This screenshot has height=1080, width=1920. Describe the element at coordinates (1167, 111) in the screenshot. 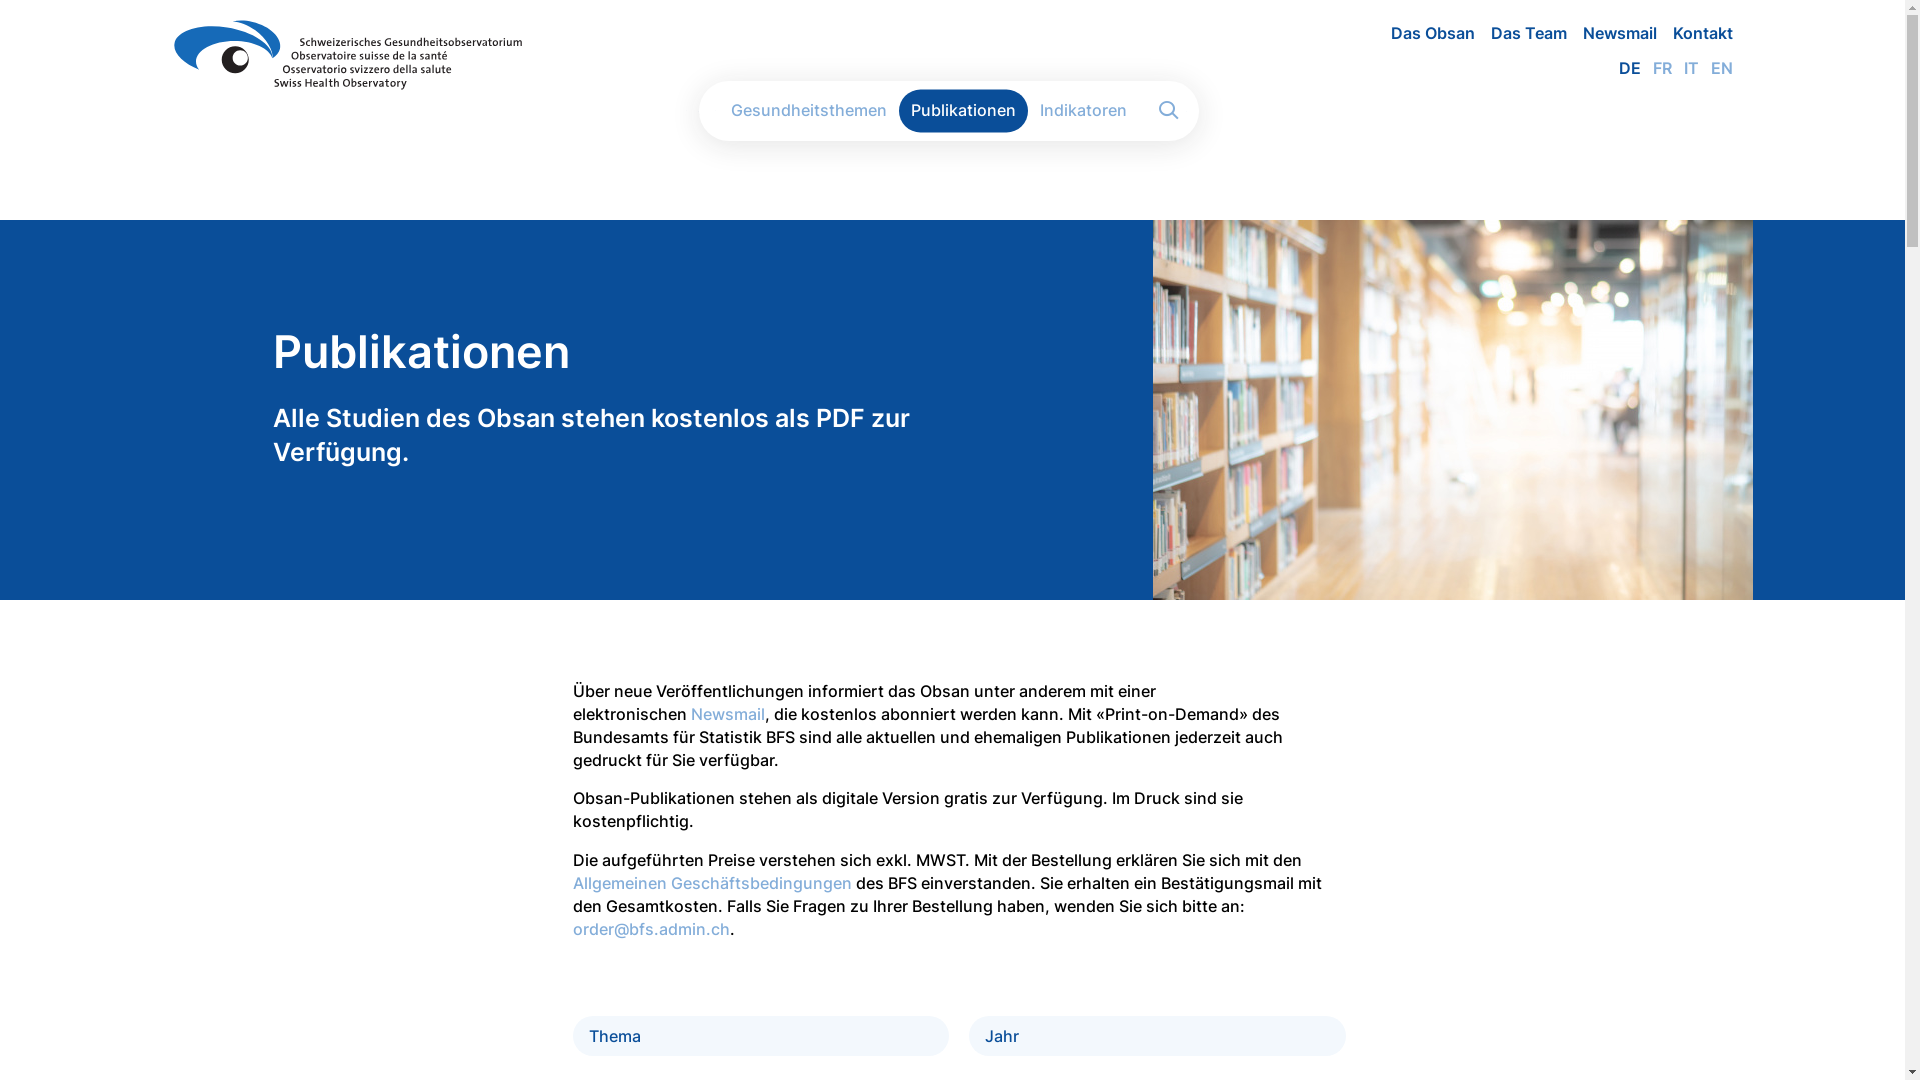

I see `'Apply'` at that location.